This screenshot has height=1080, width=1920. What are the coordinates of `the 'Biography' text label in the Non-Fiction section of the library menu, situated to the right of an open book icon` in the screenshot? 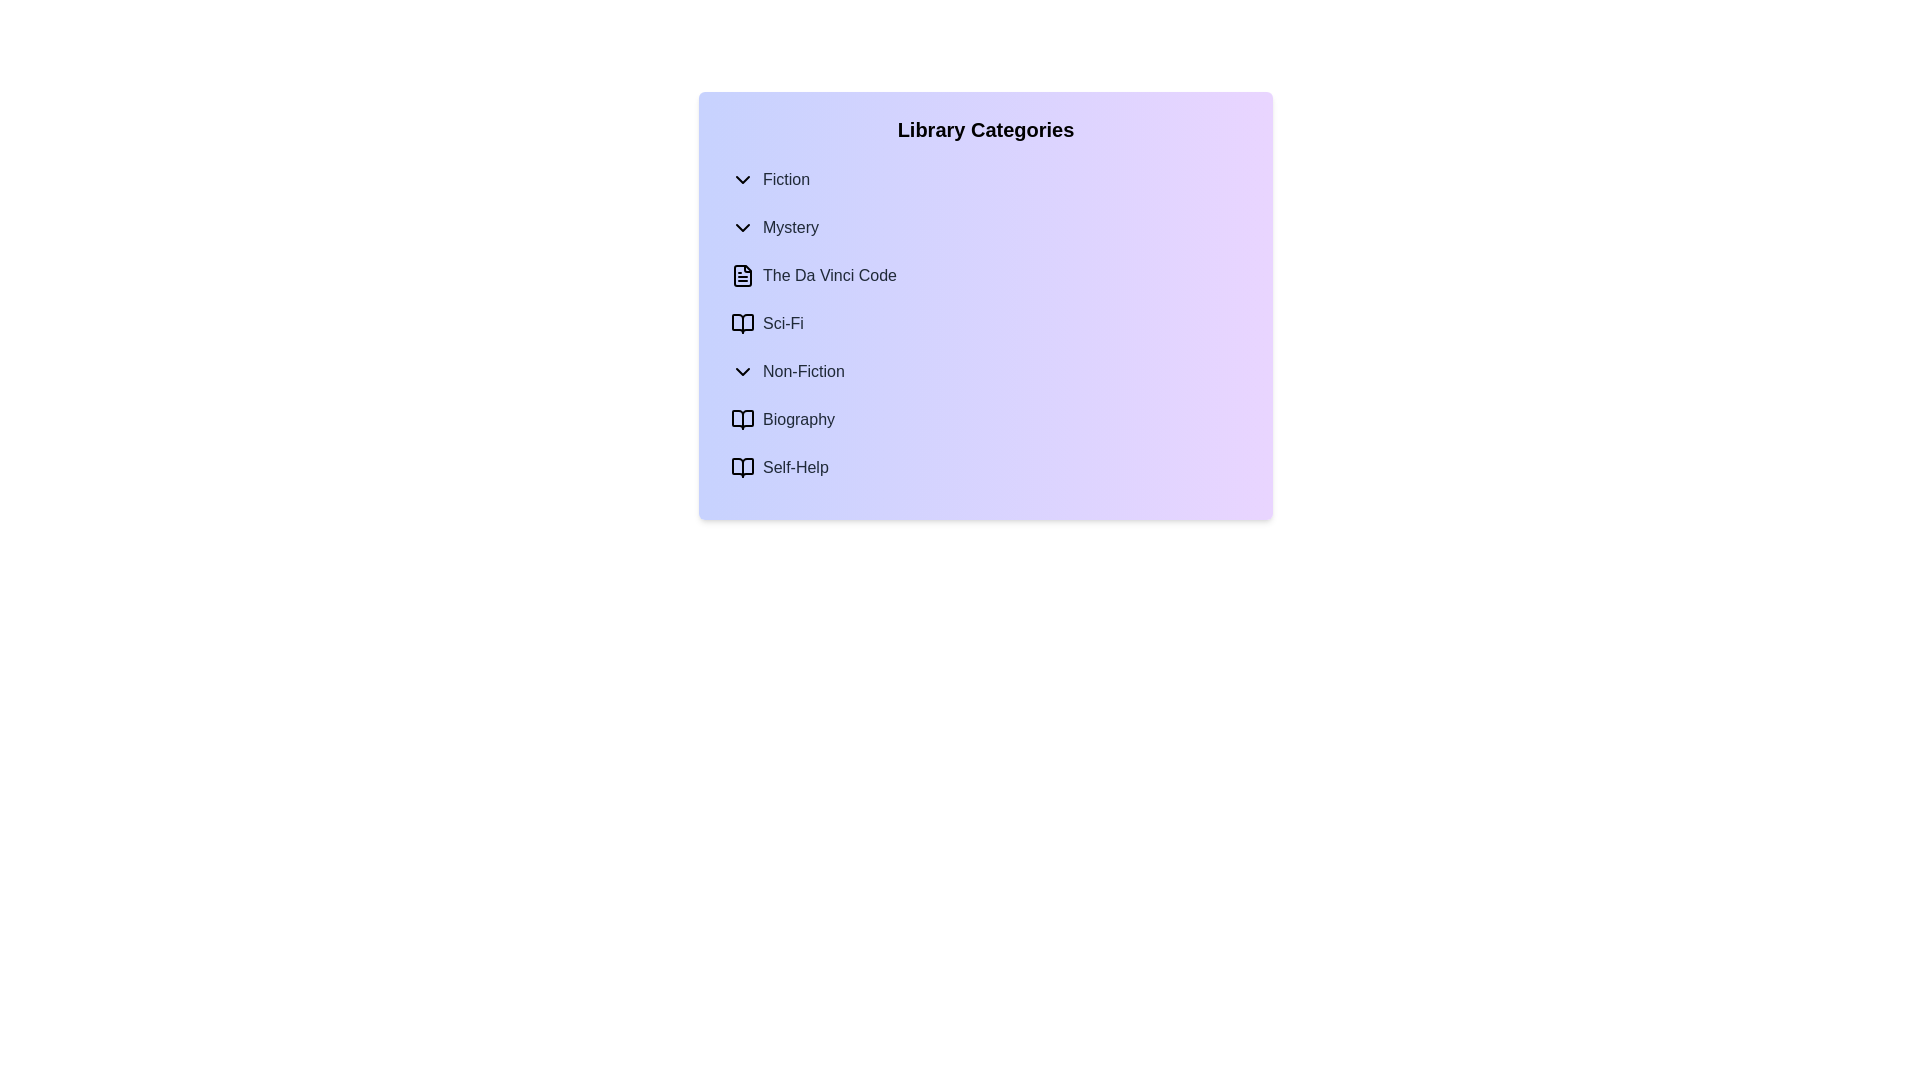 It's located at (798, 419).